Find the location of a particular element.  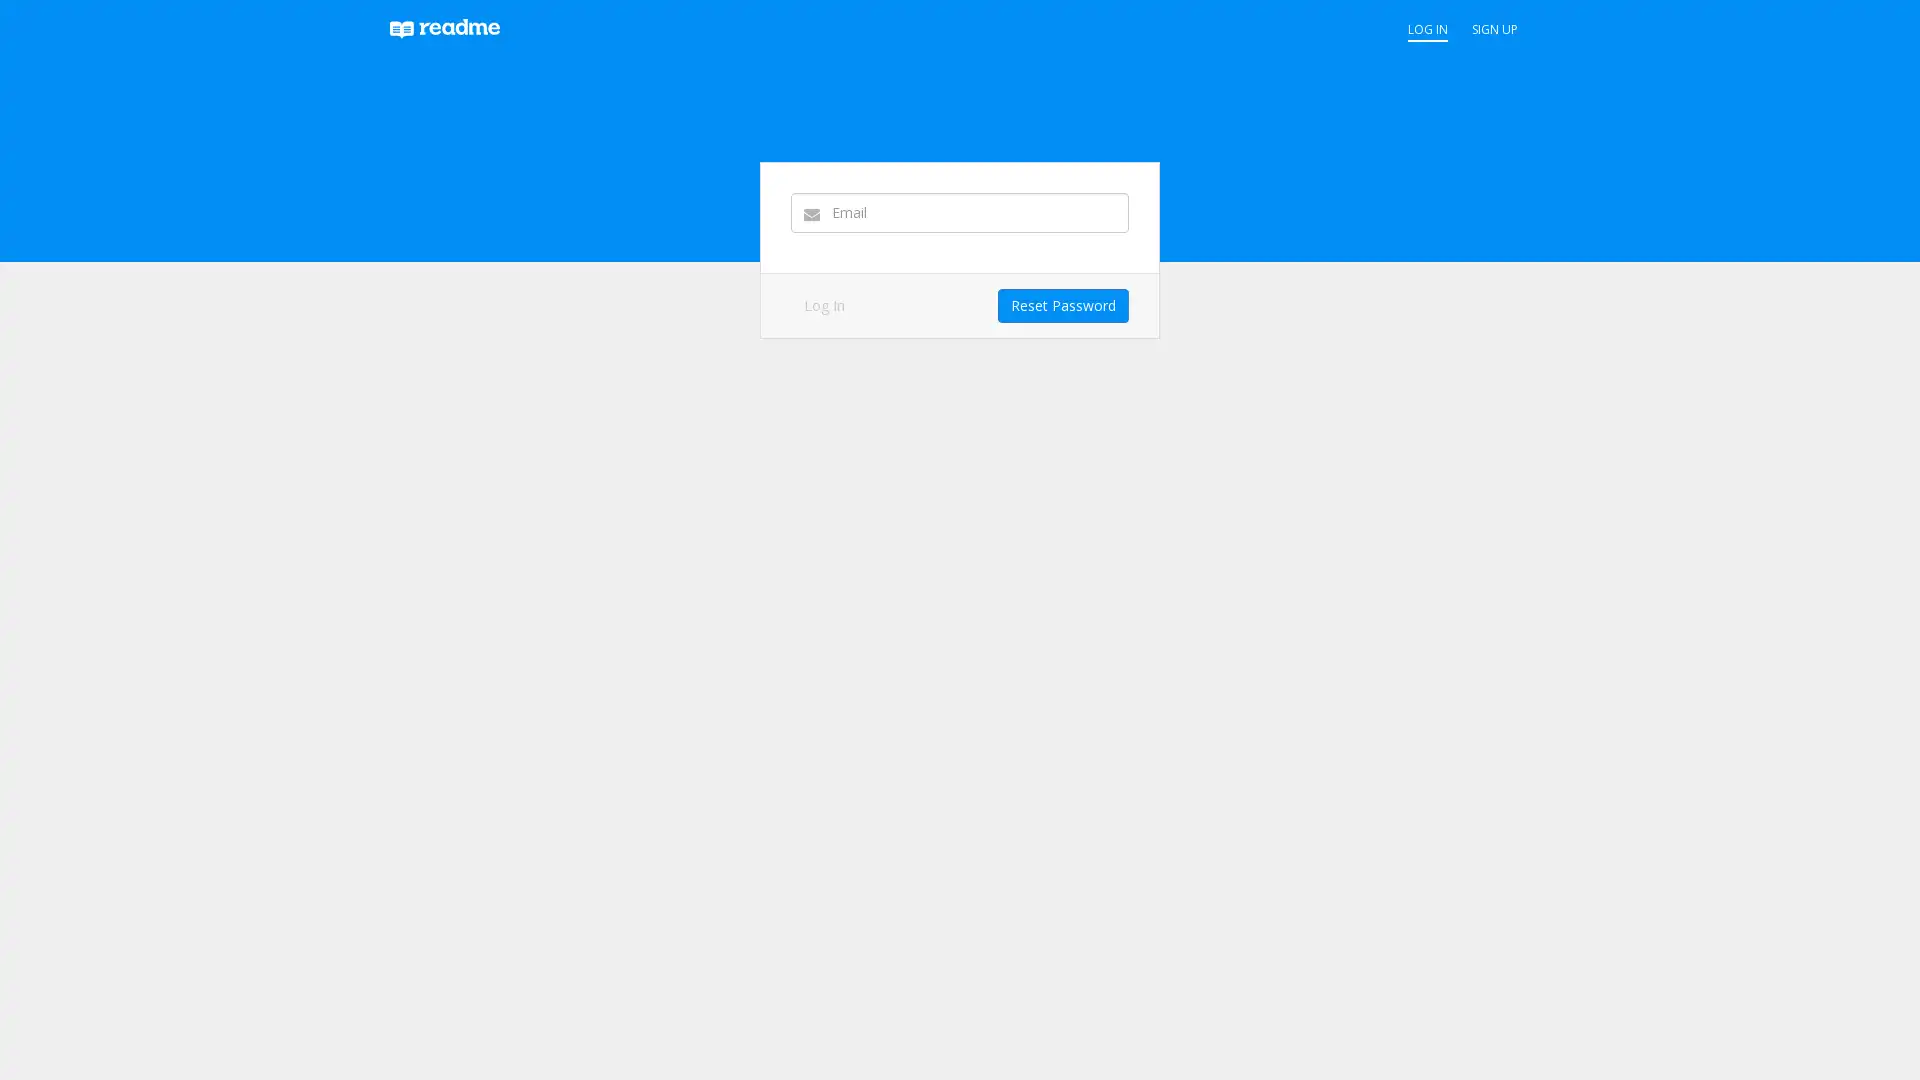

Reset Password is located at coordinates (1062, 305).